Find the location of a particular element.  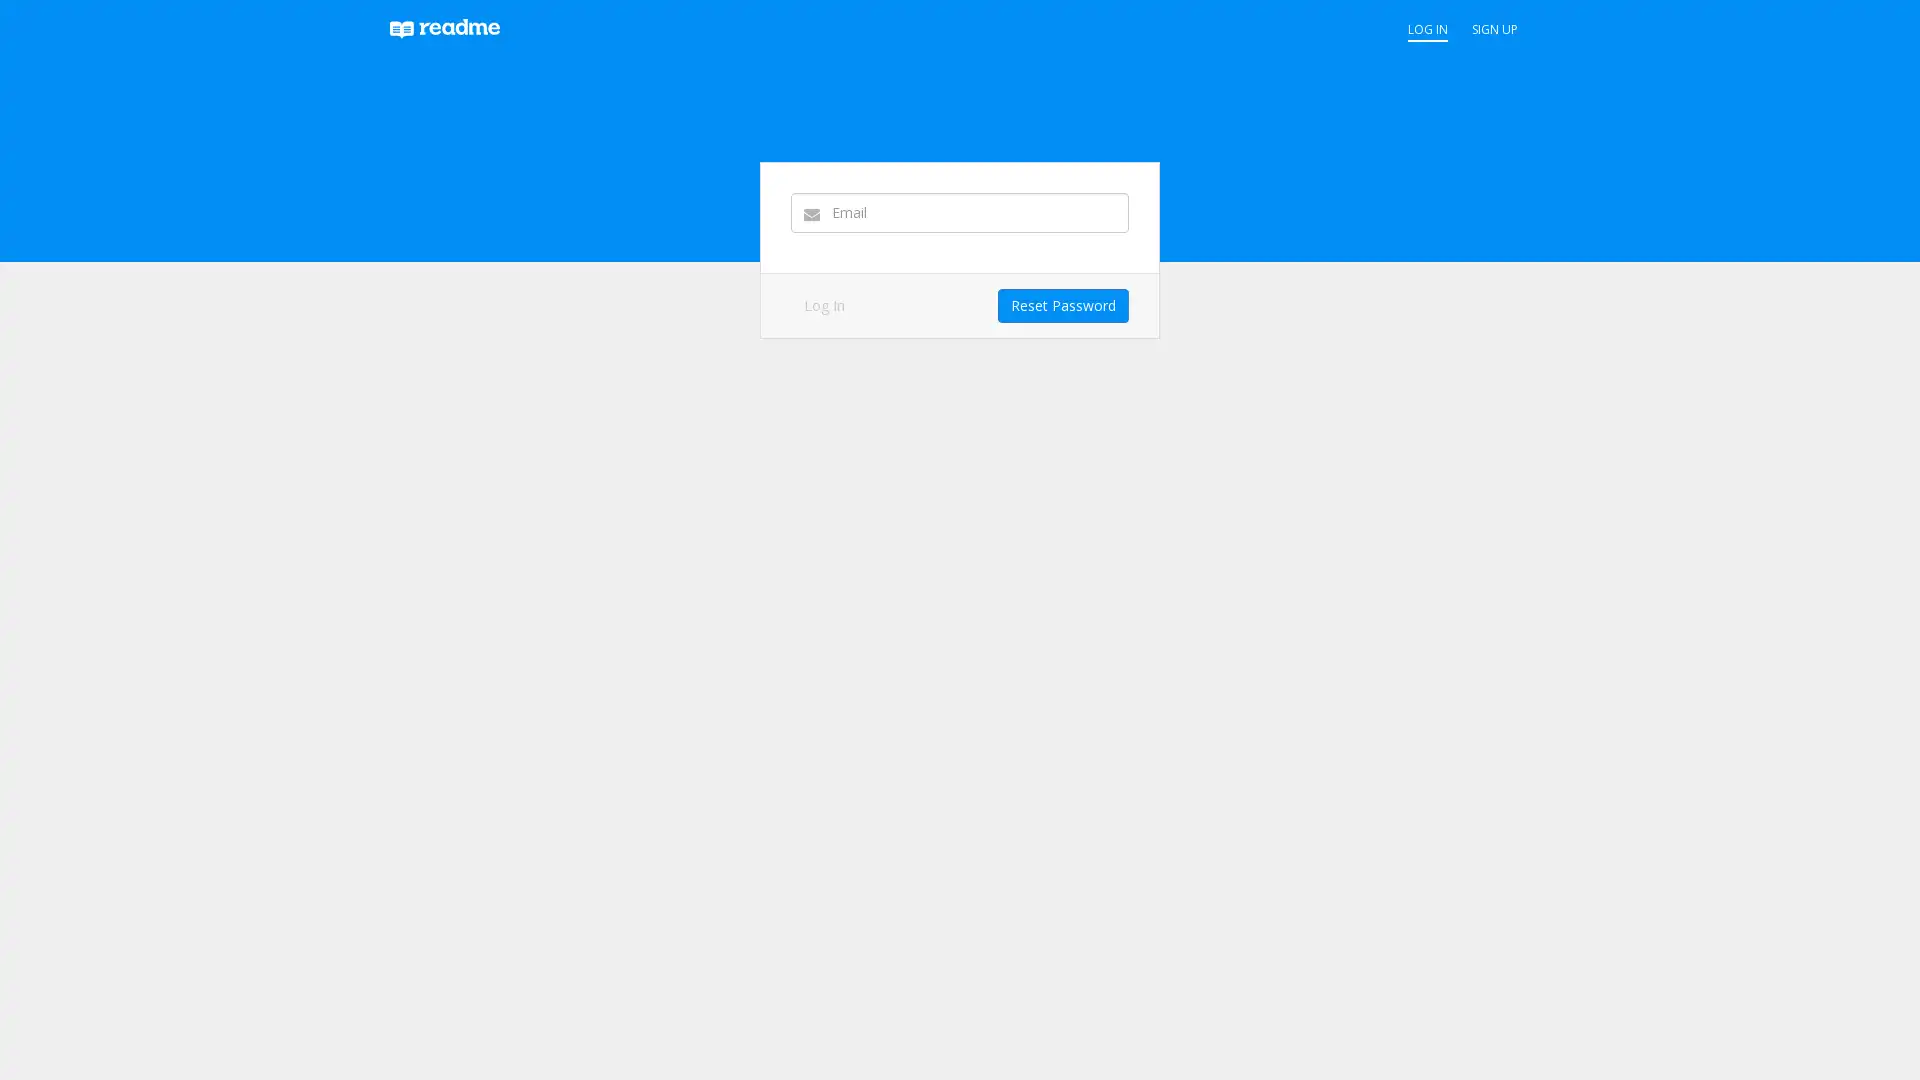

Reset Password is located at coordinates (1062, 305).